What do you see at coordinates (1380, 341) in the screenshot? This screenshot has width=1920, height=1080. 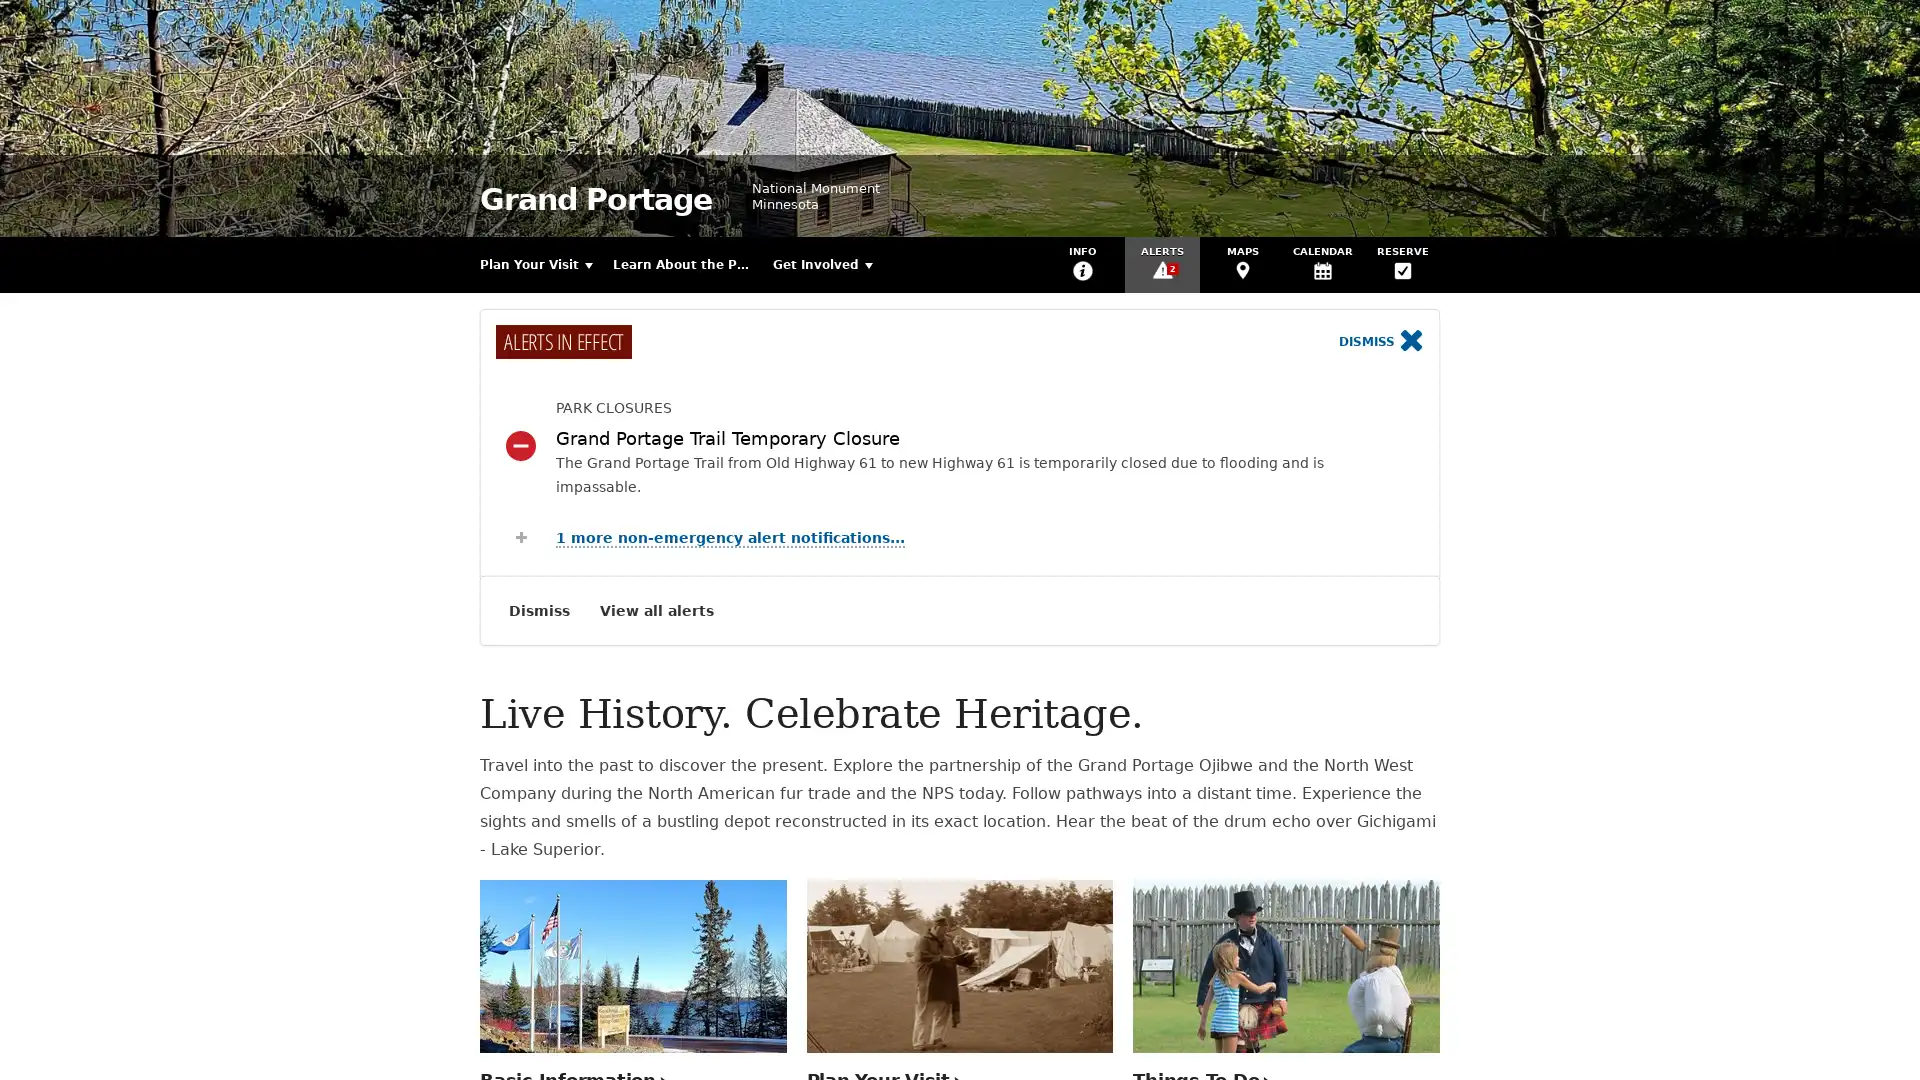 I see `Dismiss` at bounding box center [1380, 341].